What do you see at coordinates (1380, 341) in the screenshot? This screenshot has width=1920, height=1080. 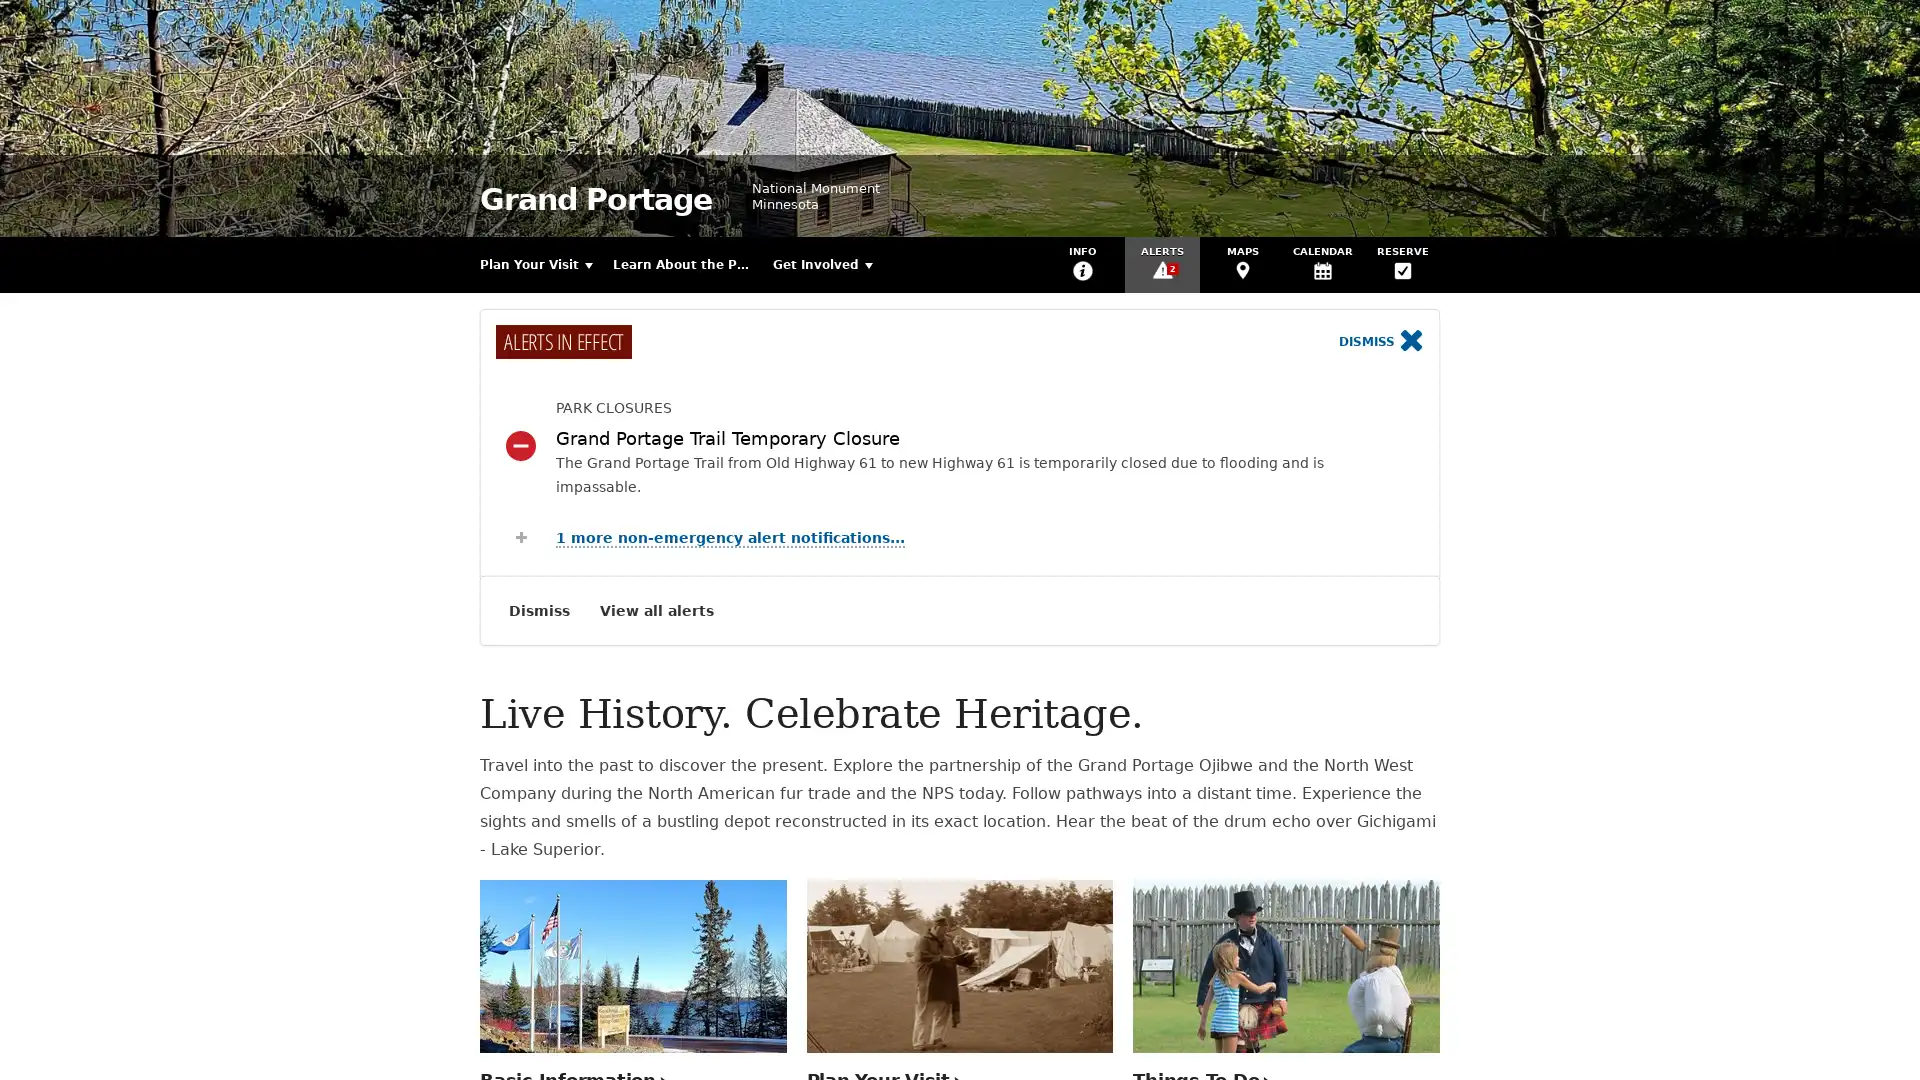 I see `Dismiss` at bounding box center [1380, 341].